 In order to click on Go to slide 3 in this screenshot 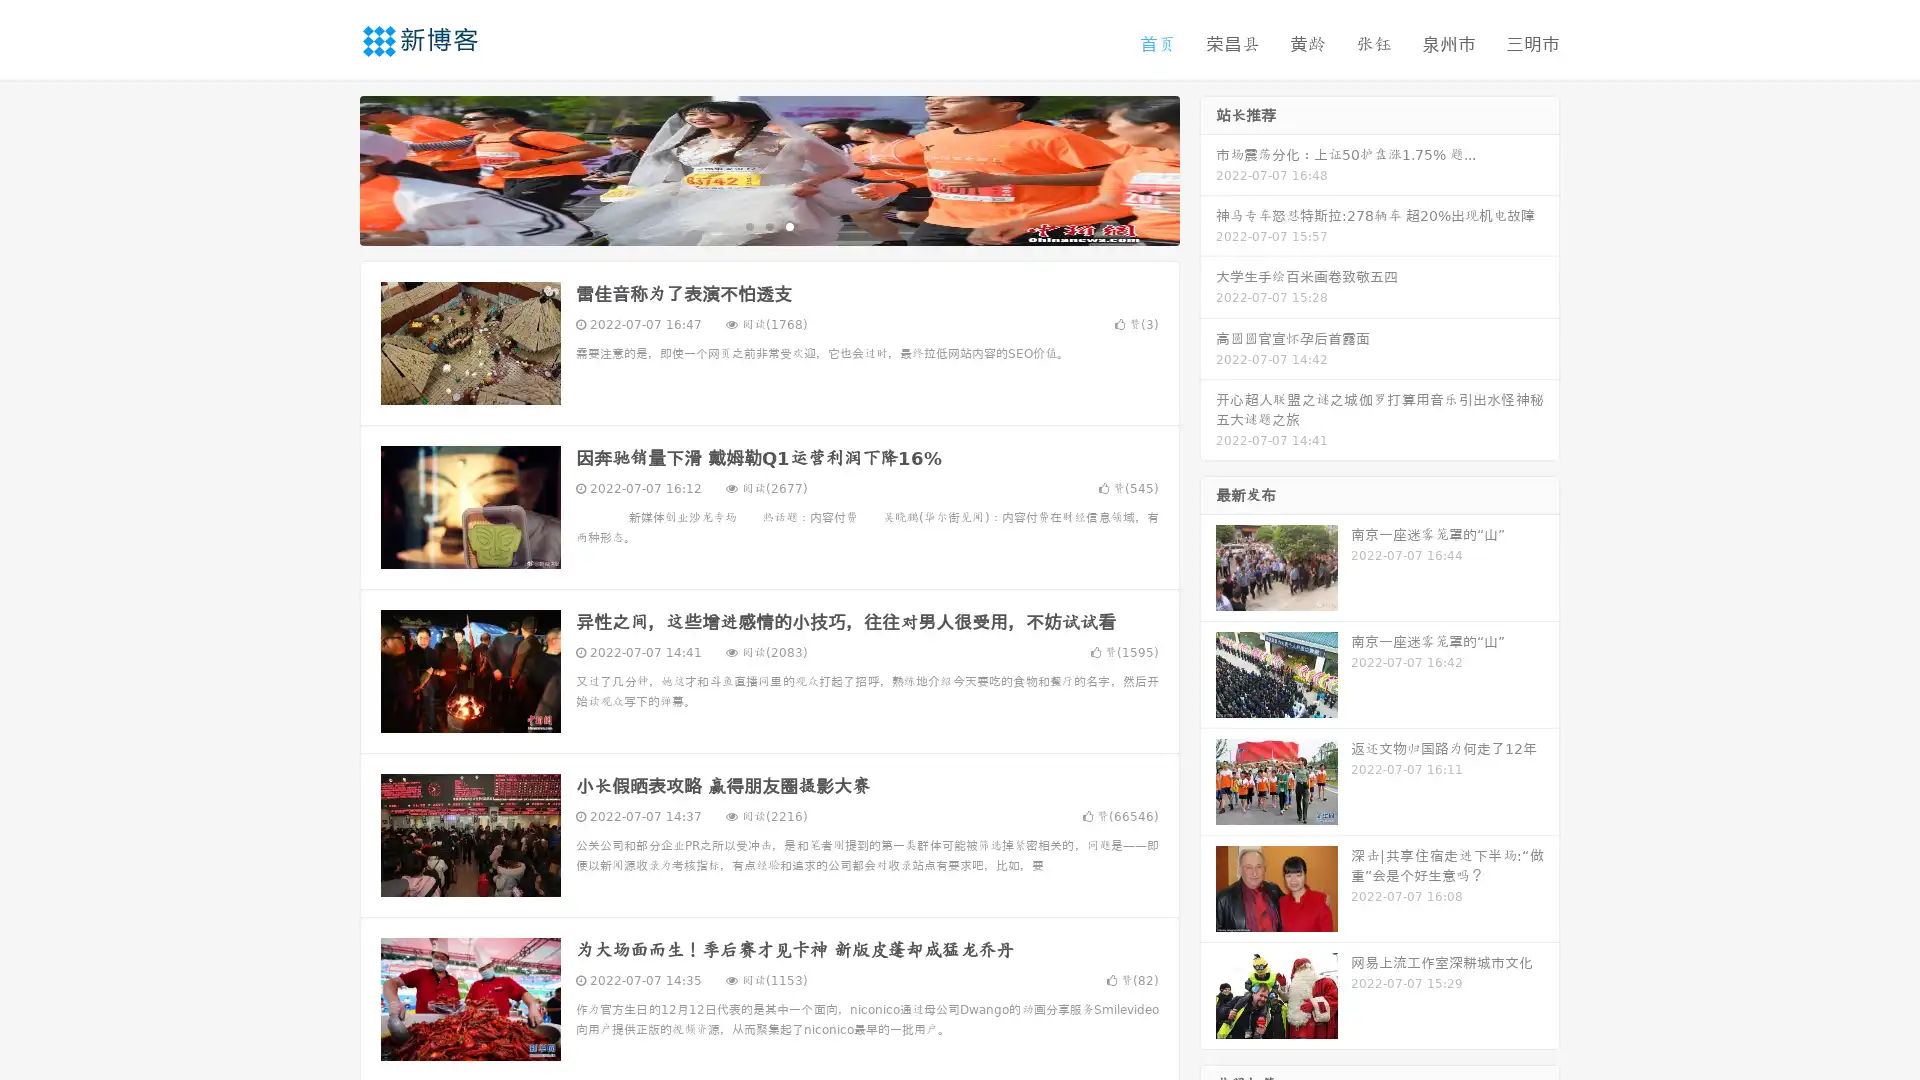, I will do `click(789, 225)`.